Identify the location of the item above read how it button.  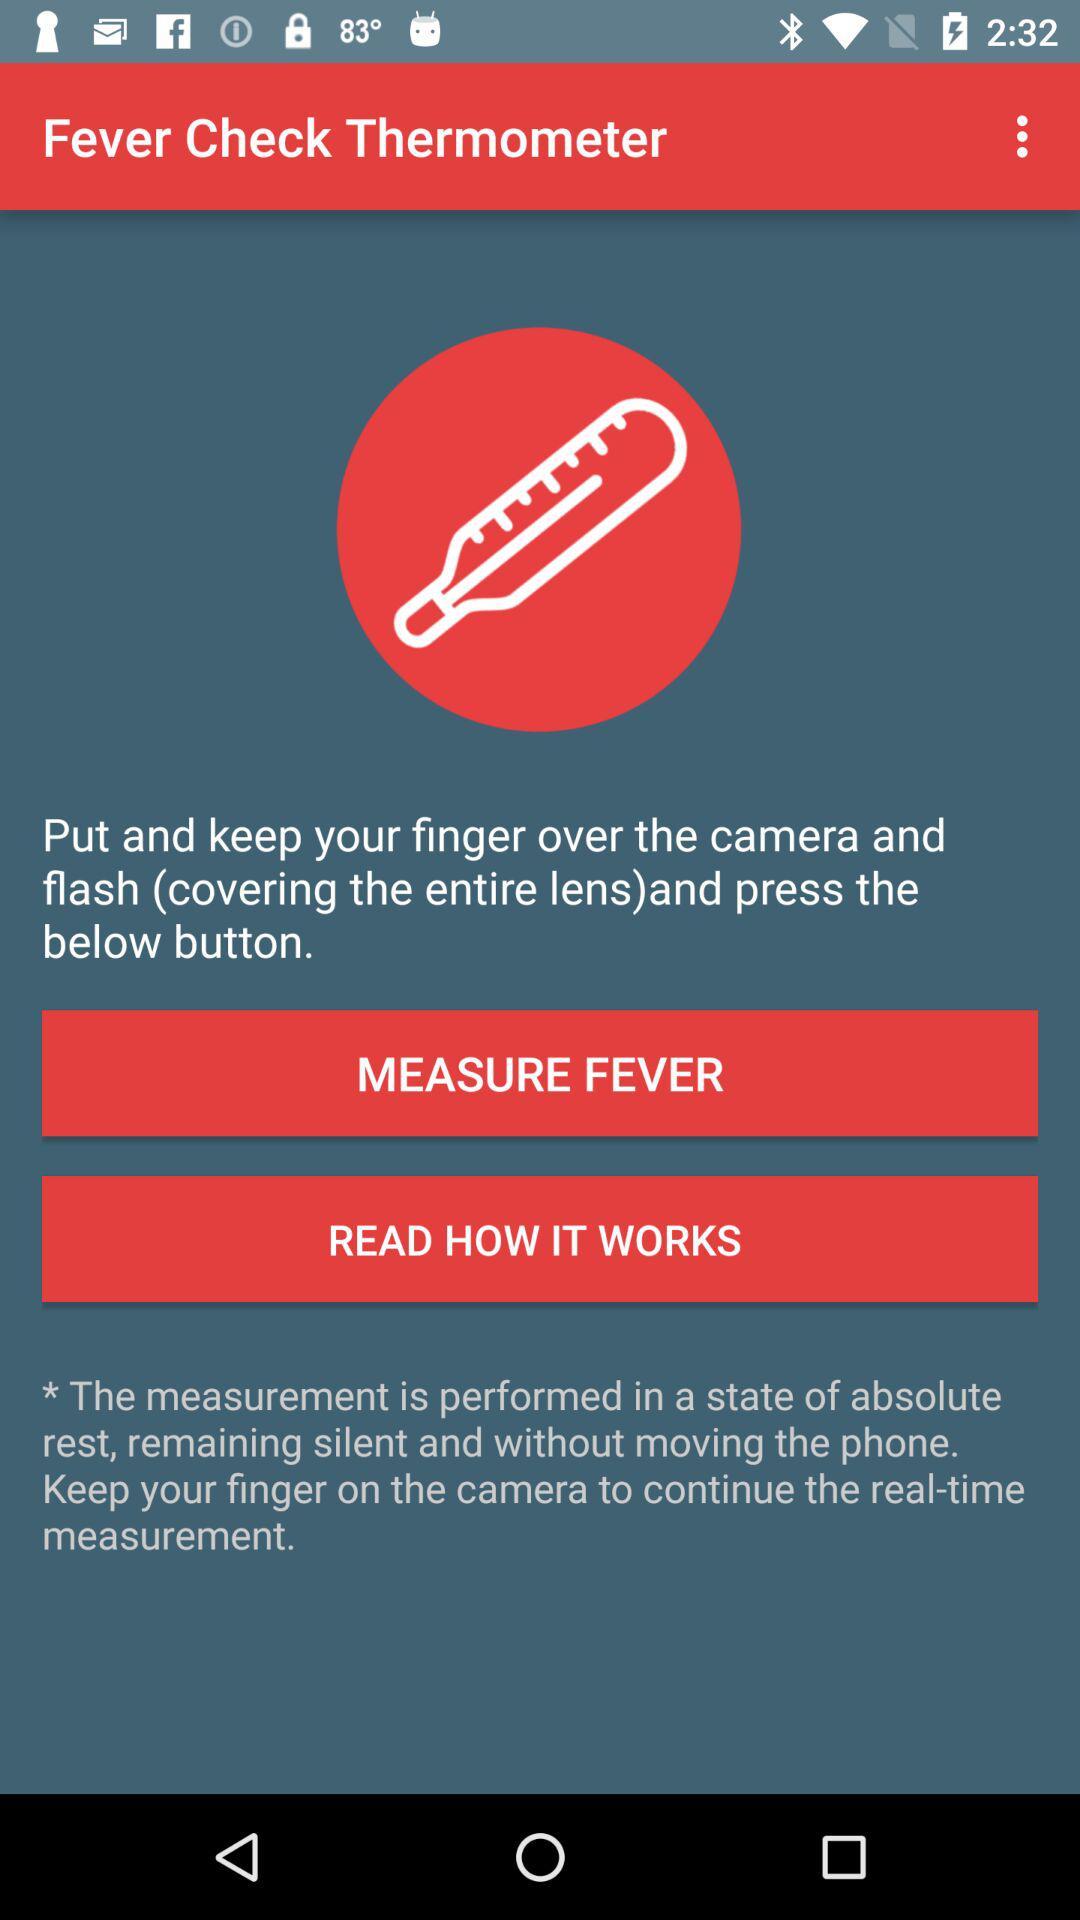
(540, 1072).